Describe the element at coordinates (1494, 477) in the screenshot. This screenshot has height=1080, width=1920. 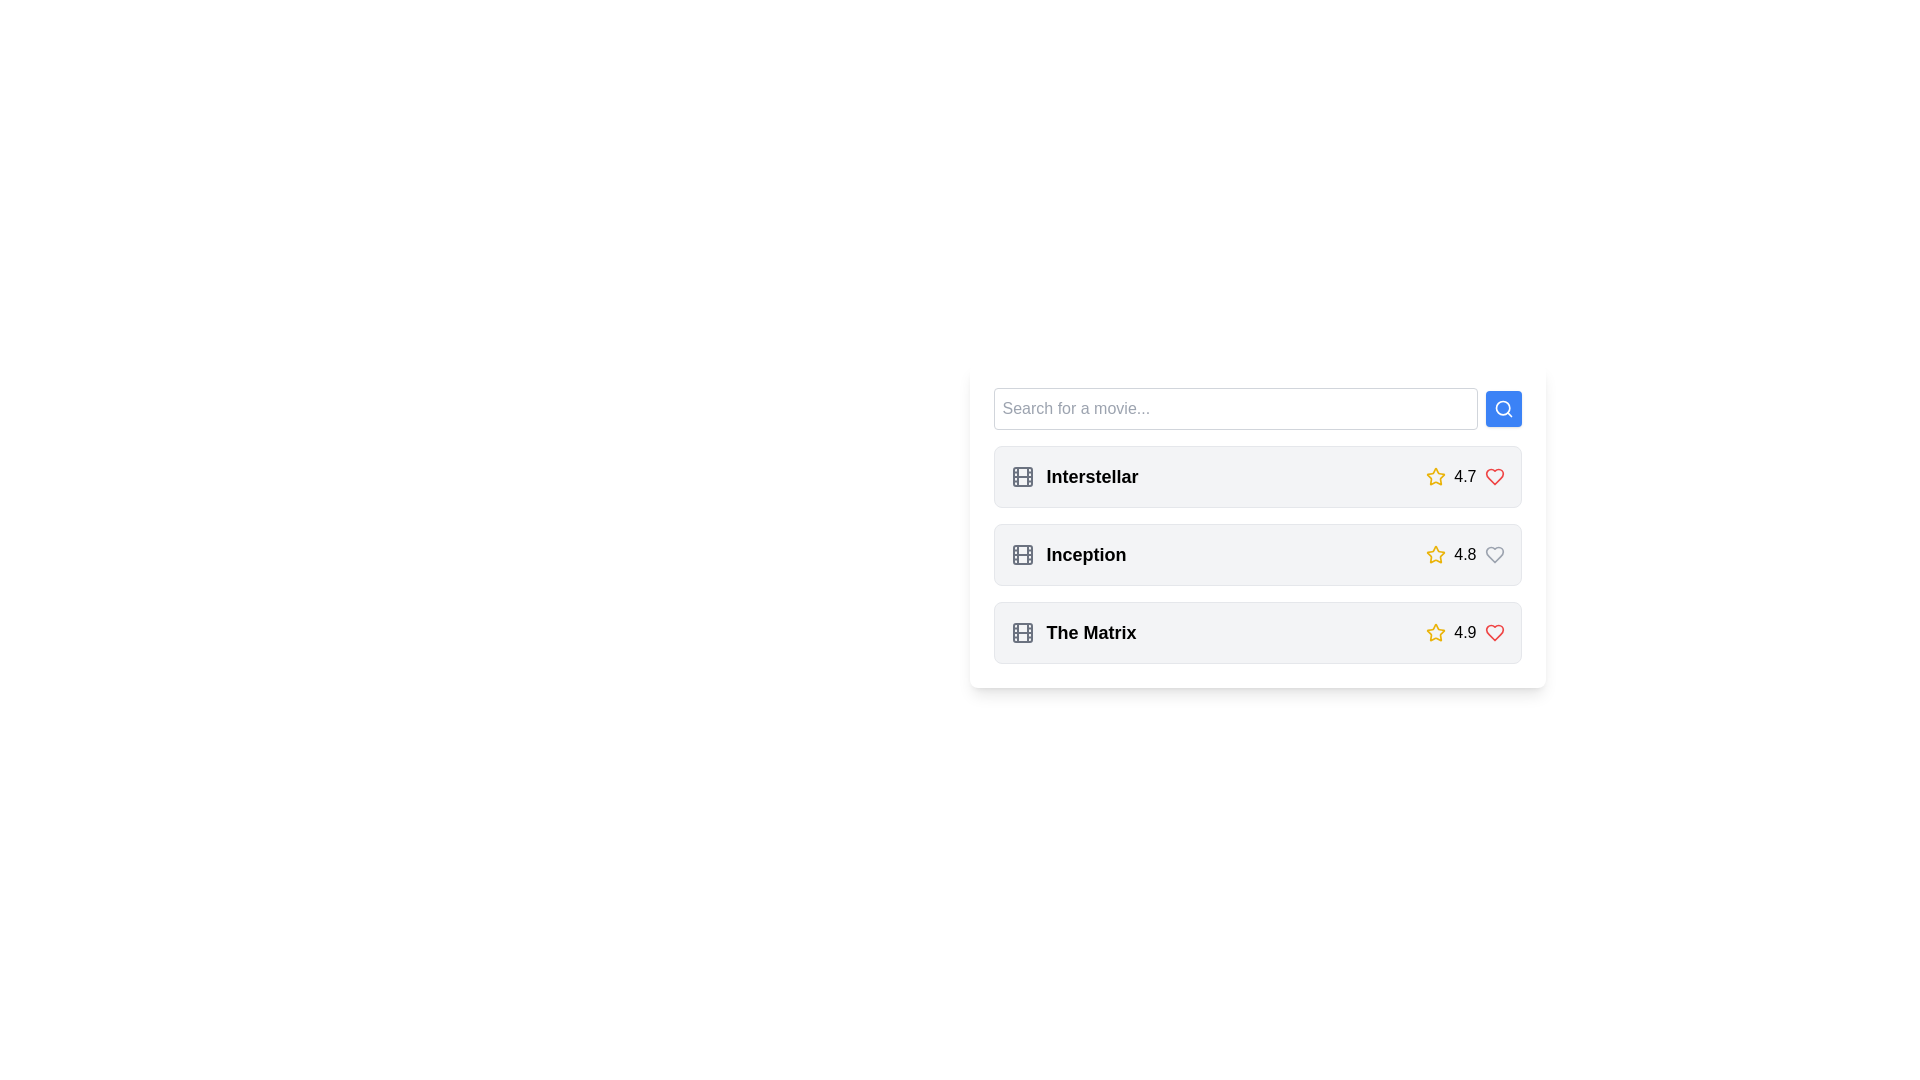
I see `the heart icon located immediately to the right of the text '4.7' to mark the corresponding item as a favorite` at that location.